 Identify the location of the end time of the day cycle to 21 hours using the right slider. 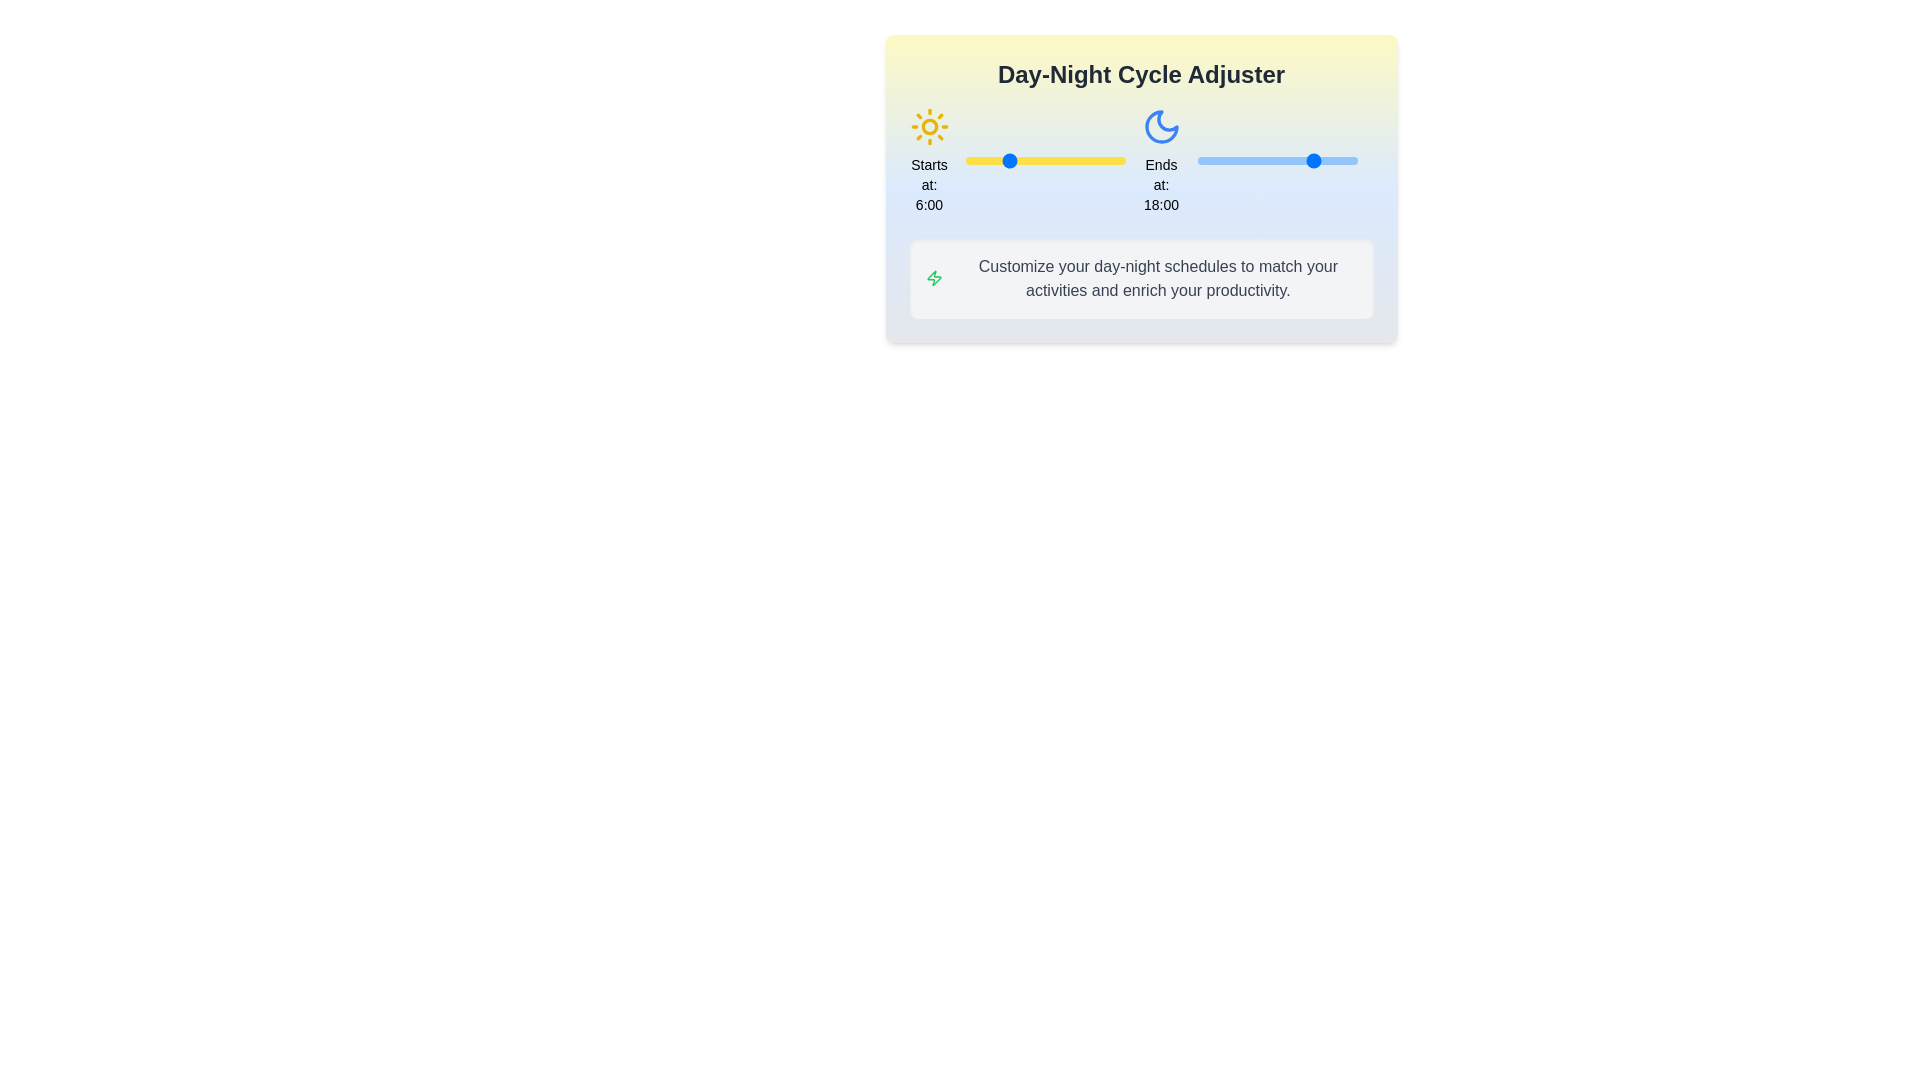
(1337, 160).